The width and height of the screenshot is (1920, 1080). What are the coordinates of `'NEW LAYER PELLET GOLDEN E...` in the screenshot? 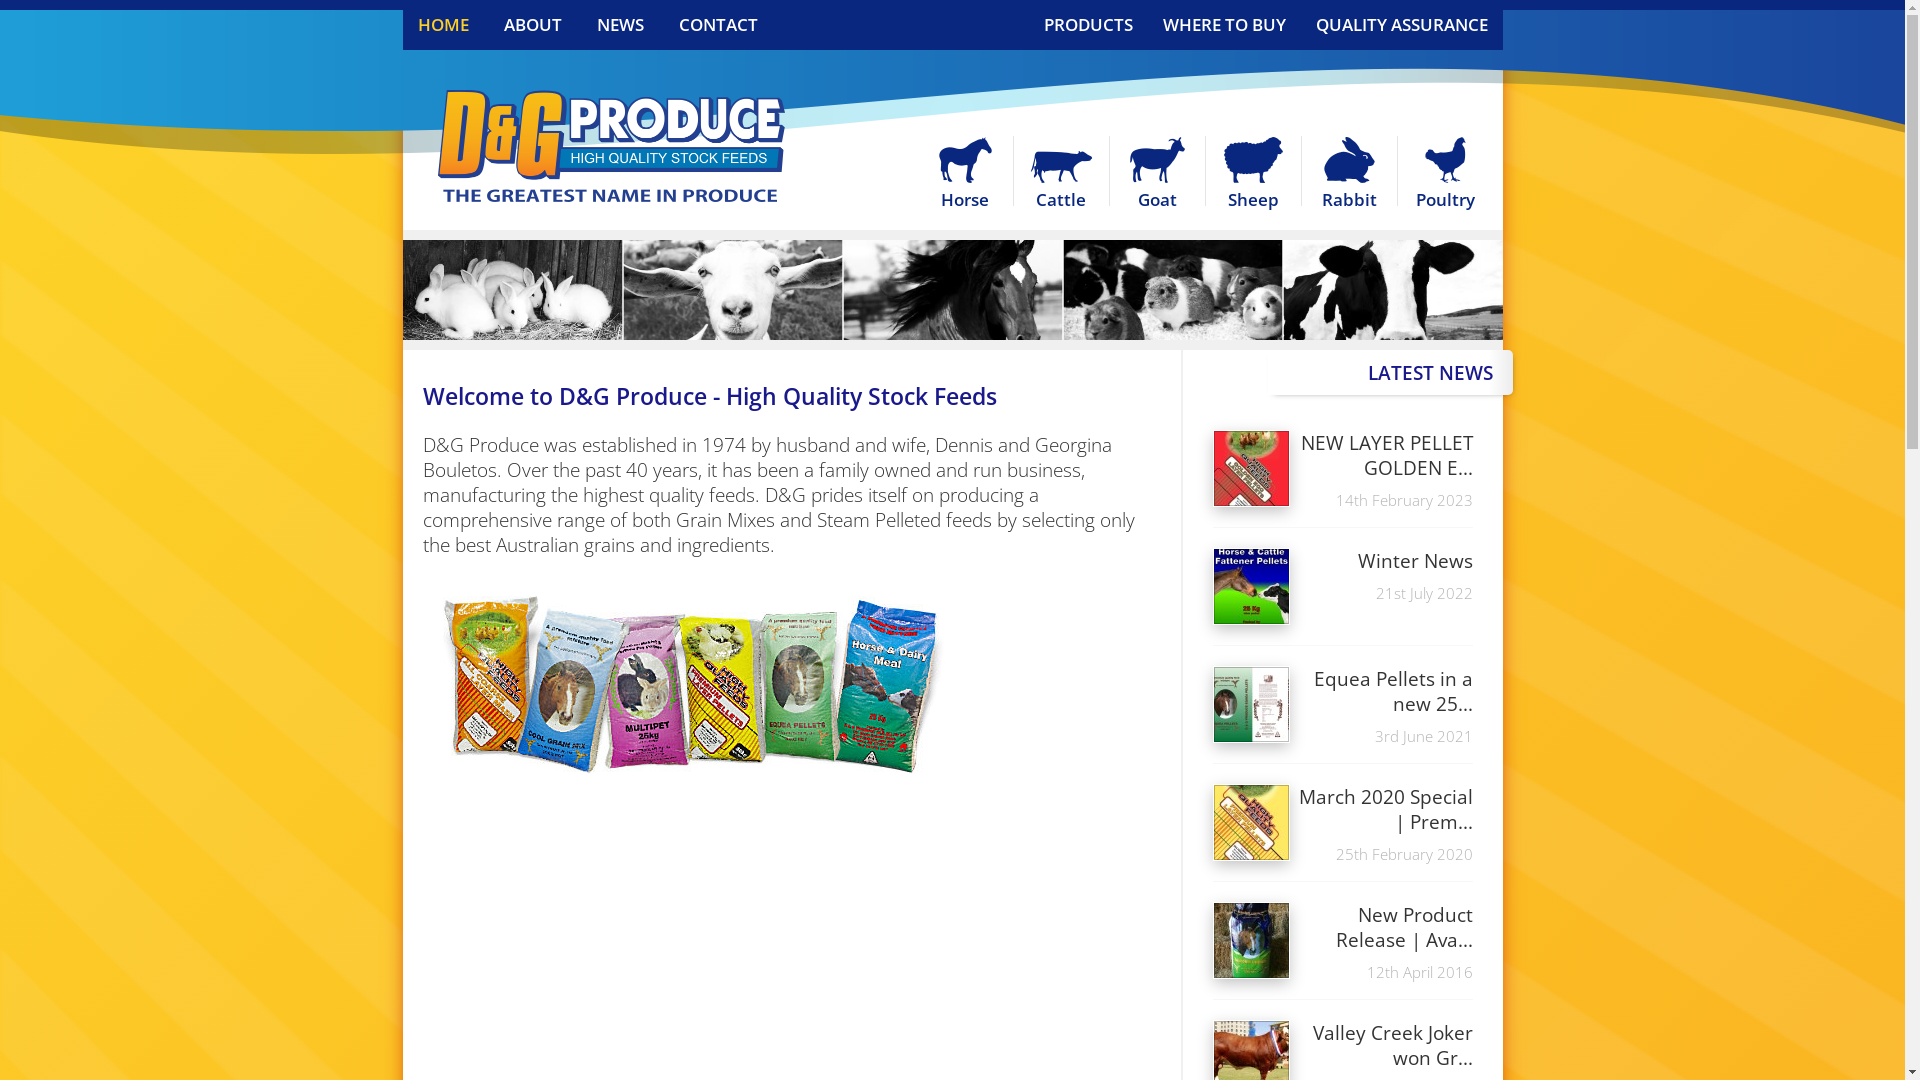 It's located at (1342, 470).